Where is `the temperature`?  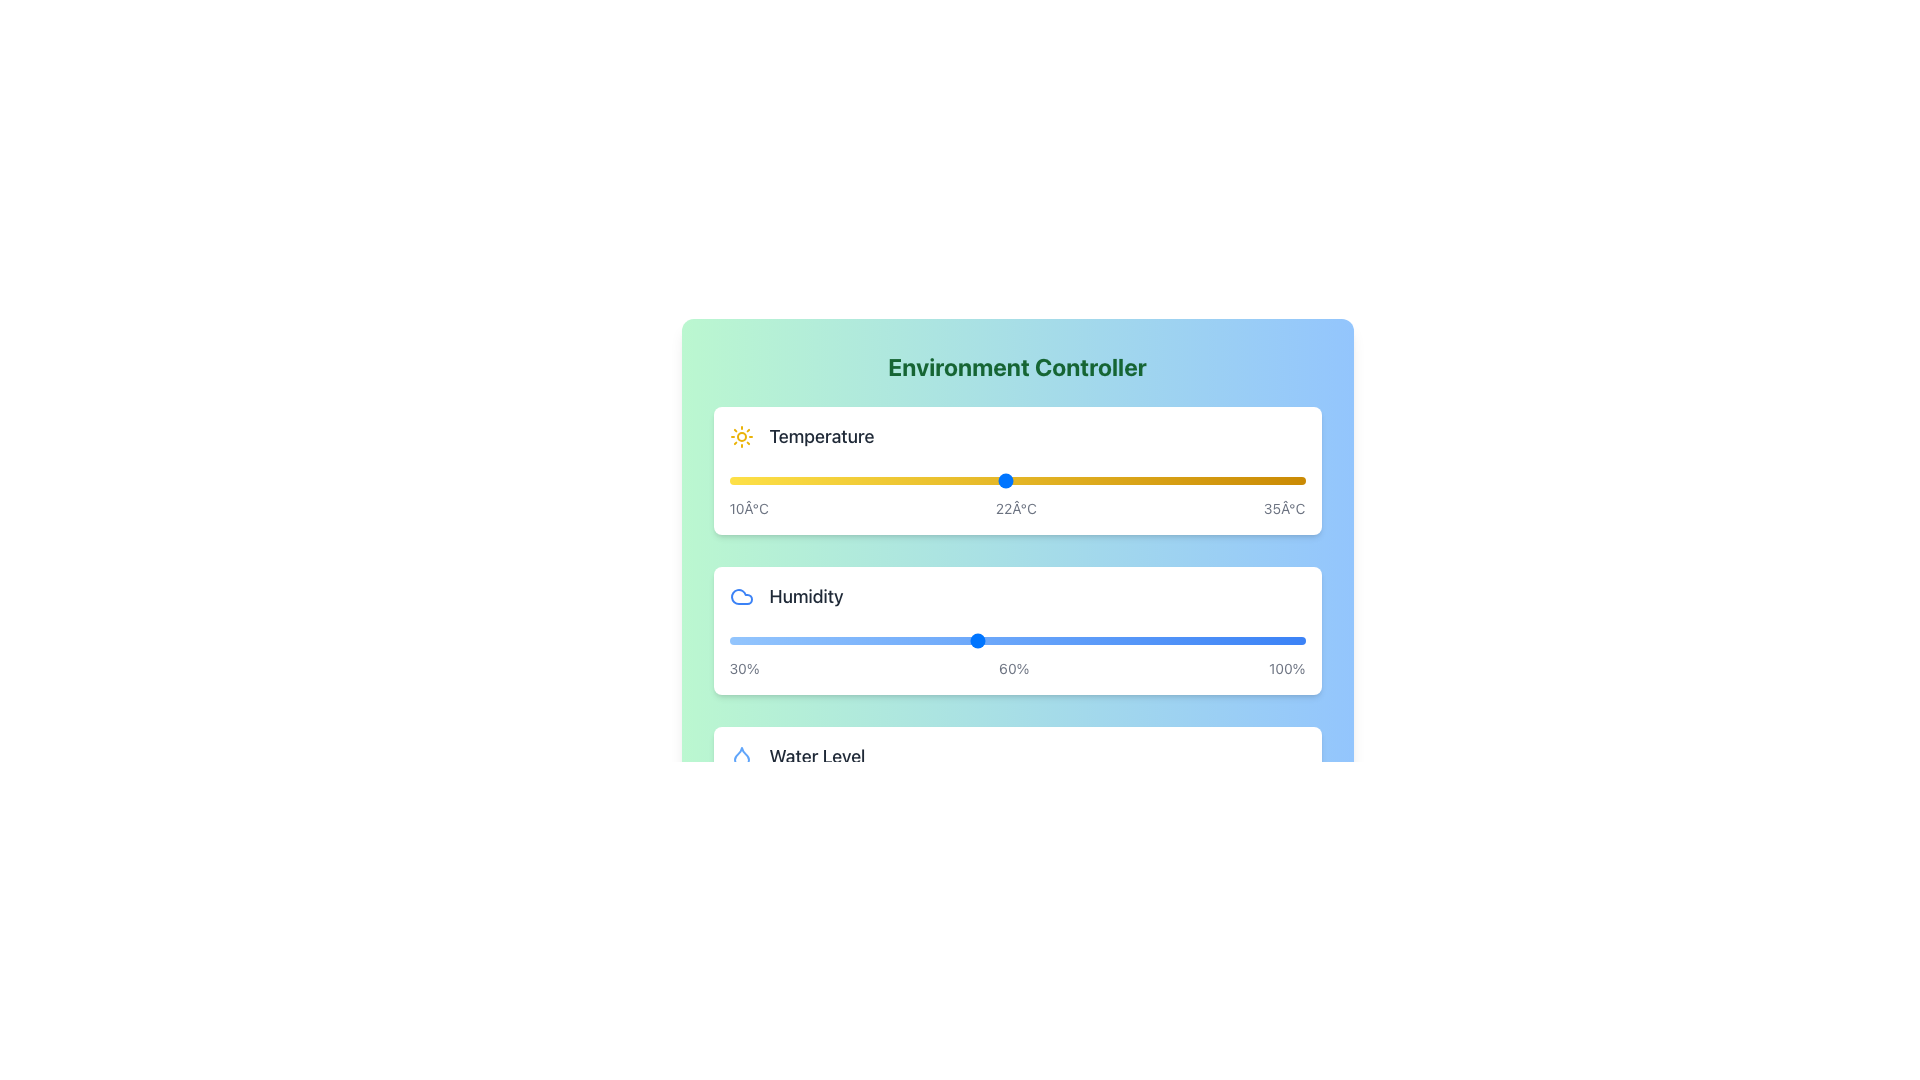 the temperature is located at coordinates (1282, 481).